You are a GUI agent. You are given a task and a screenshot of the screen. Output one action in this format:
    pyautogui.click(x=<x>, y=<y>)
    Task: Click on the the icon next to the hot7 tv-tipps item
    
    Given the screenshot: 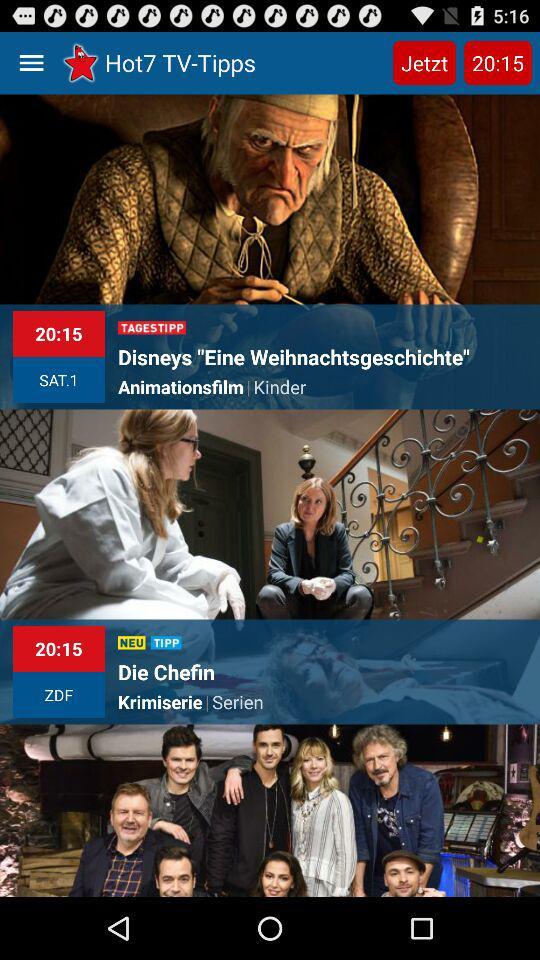 What is the action you would take?
    pyautogui.click(x=423, y=62)
    